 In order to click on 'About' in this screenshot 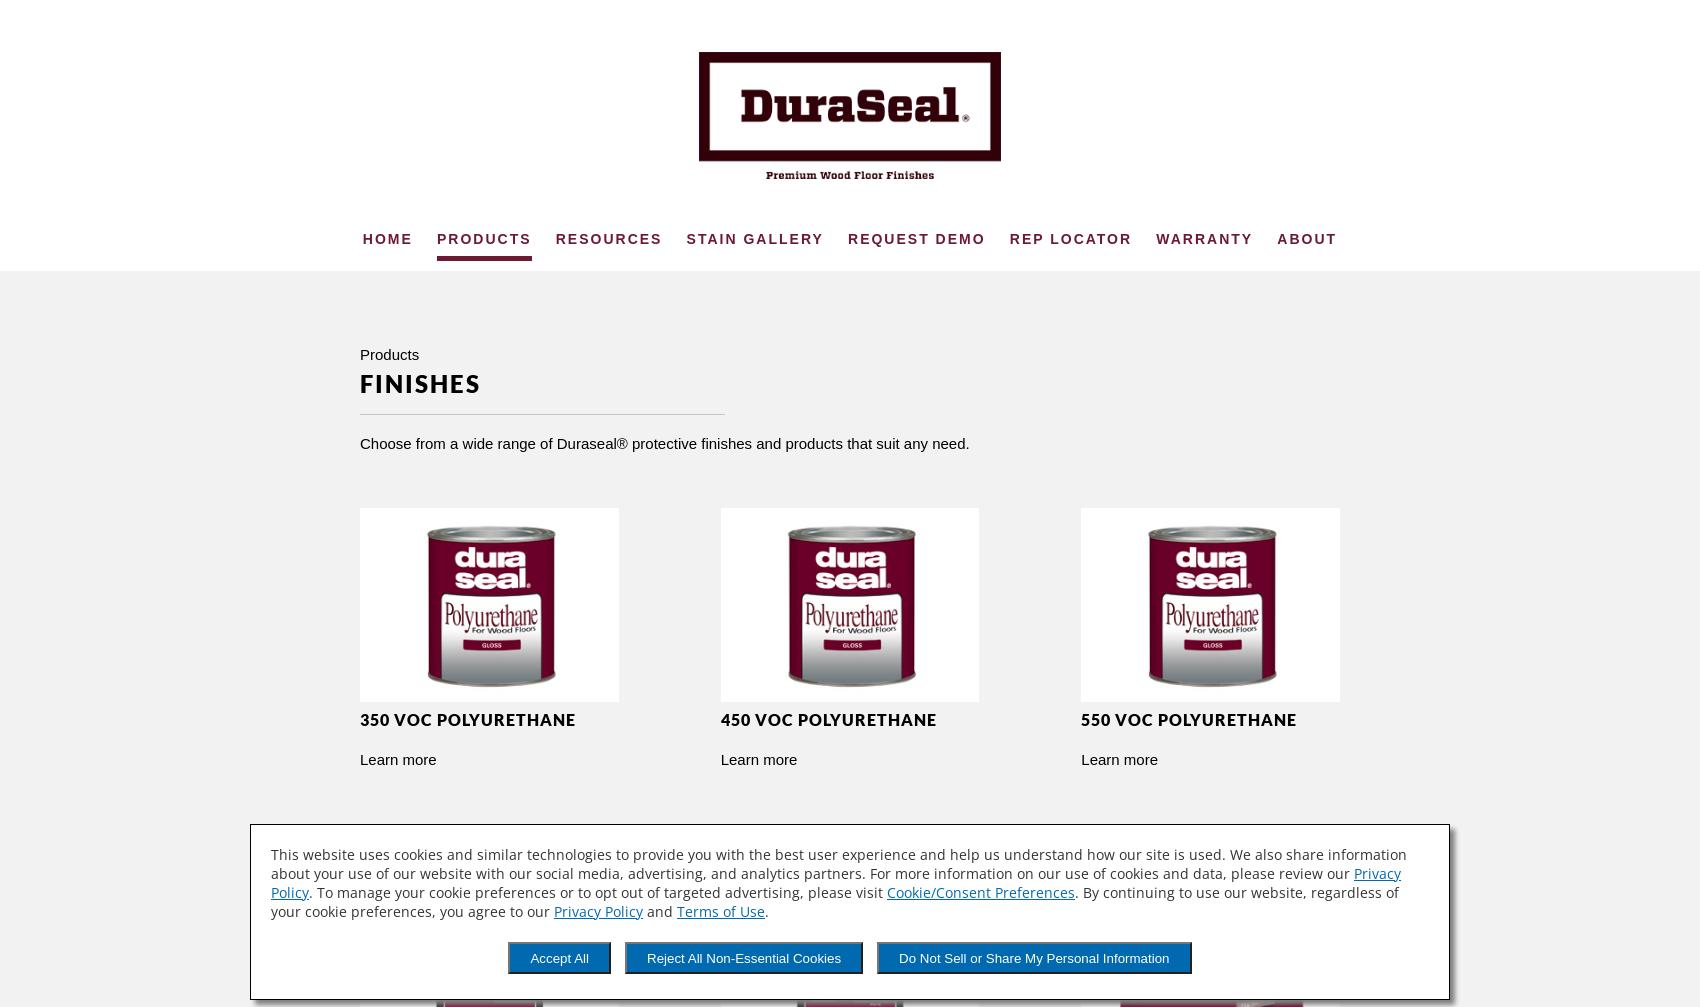, I will do `click(1306, 238)`.